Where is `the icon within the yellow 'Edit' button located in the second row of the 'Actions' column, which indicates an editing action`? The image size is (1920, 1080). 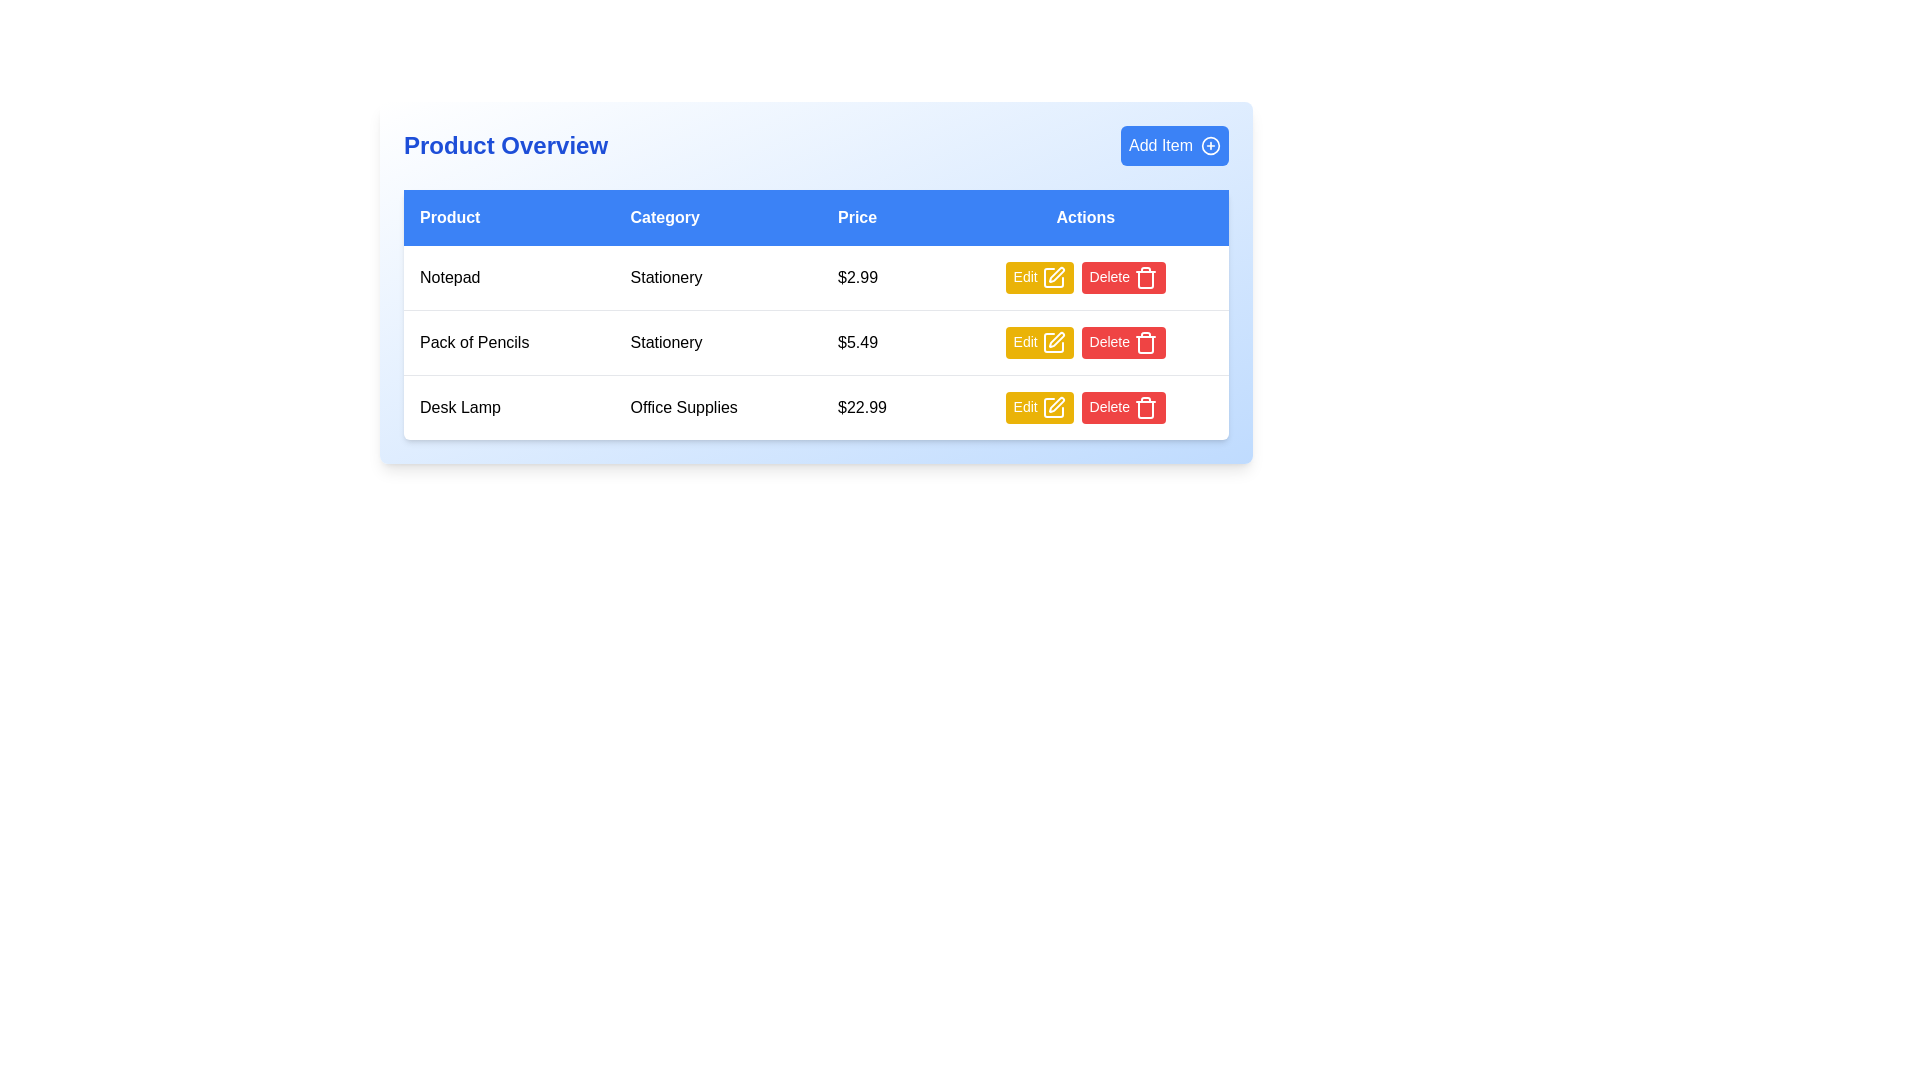
the icon within the yellow 'Edit' button located in the second row of the 'Actions' column, which indicates an editing action is located at coordinates (1052, 277).